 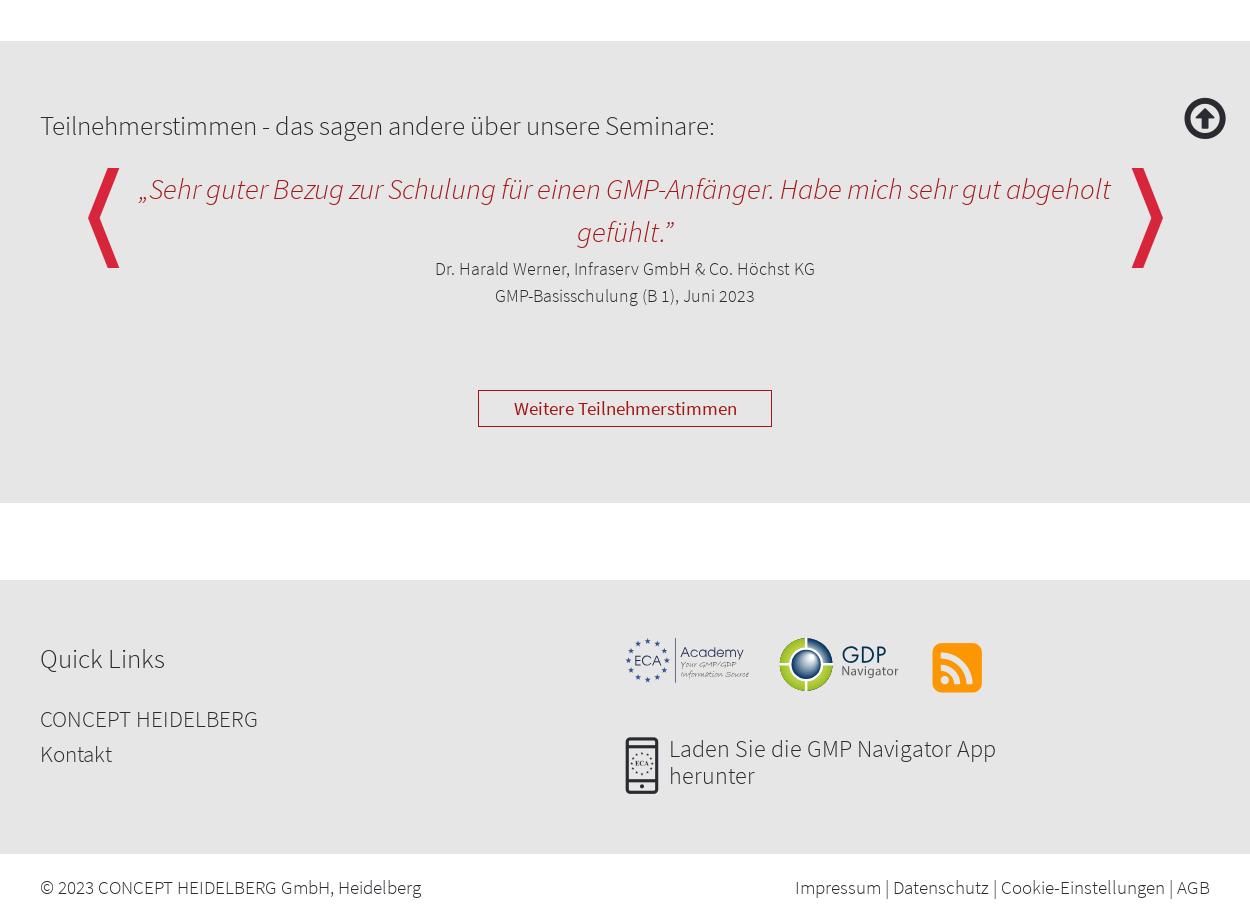 What do you see at coordinates (210, 58) in the screenshot?
I see `'Guidance to selection of optimal process'` at bounding box center [210, 58].